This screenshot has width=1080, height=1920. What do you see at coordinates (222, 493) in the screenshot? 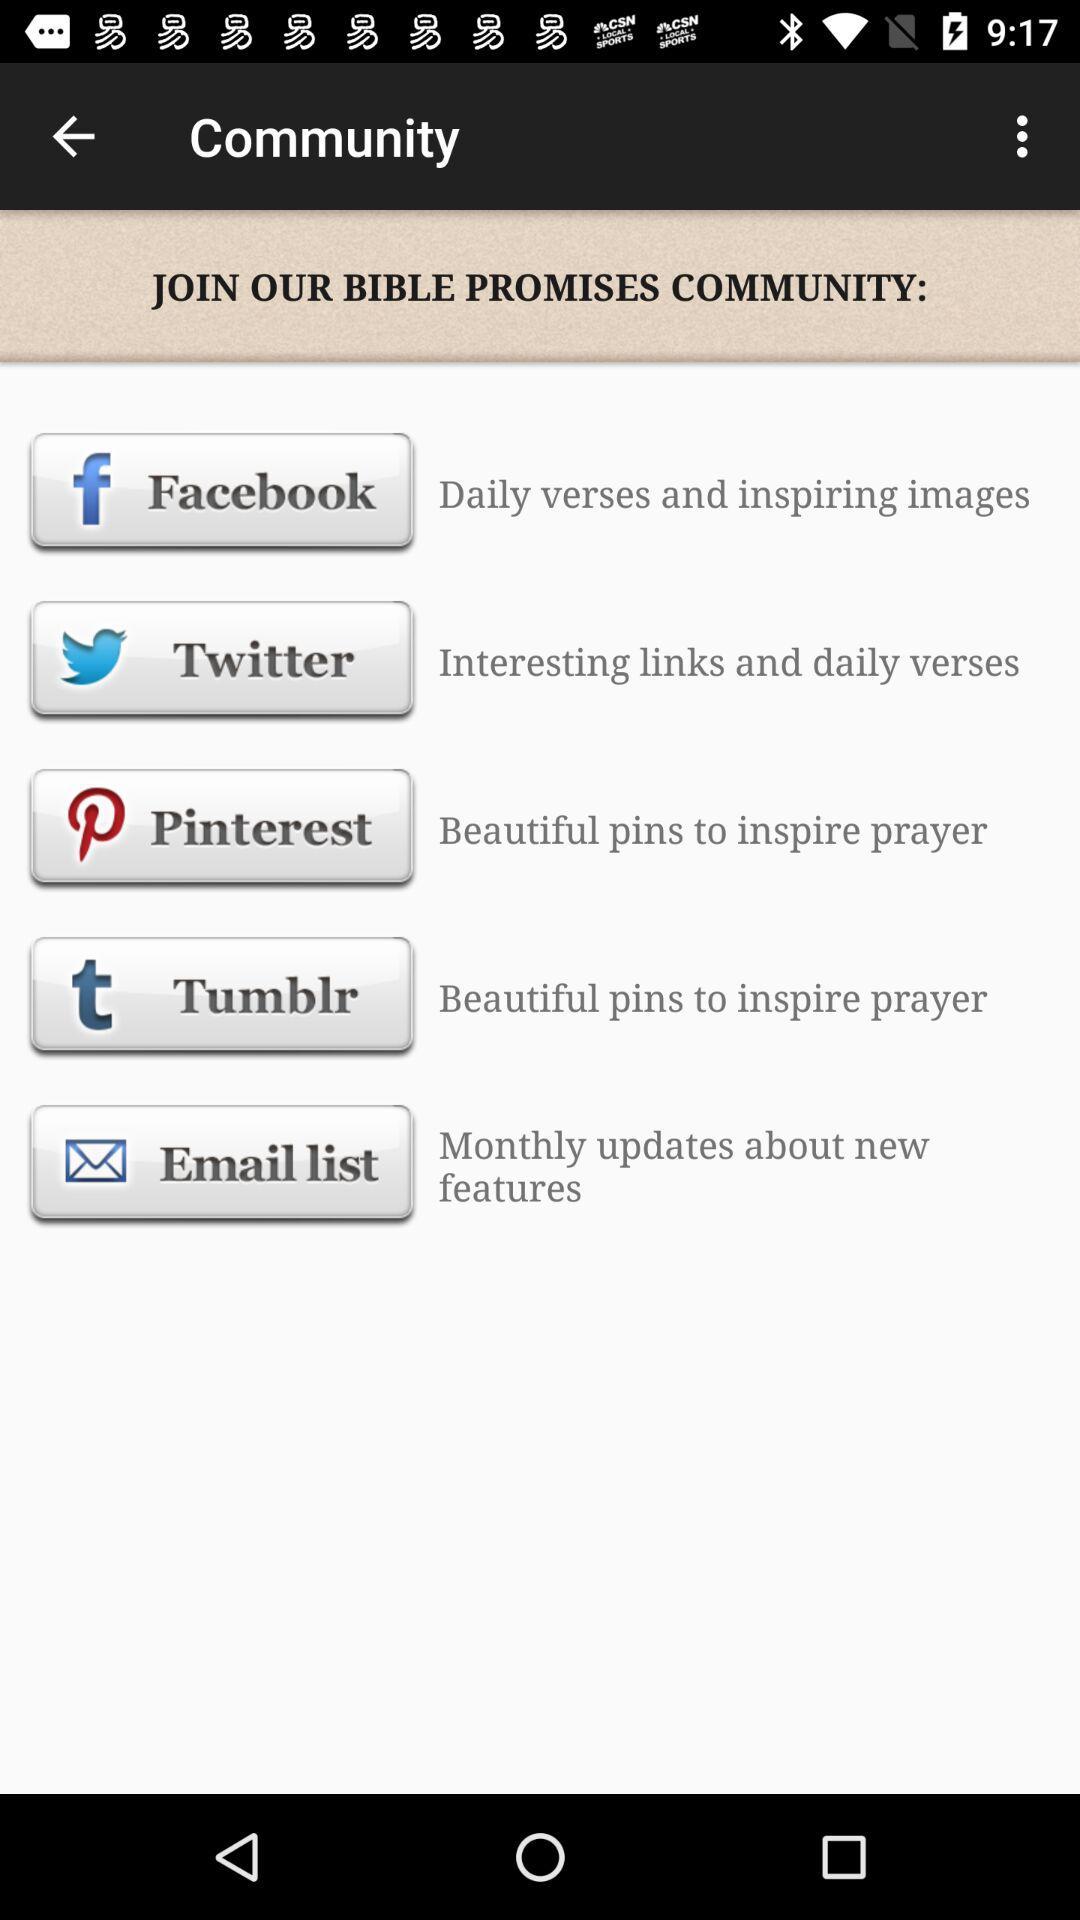
I see `the item next to the daily verses and` at bounding box center [222, 493].